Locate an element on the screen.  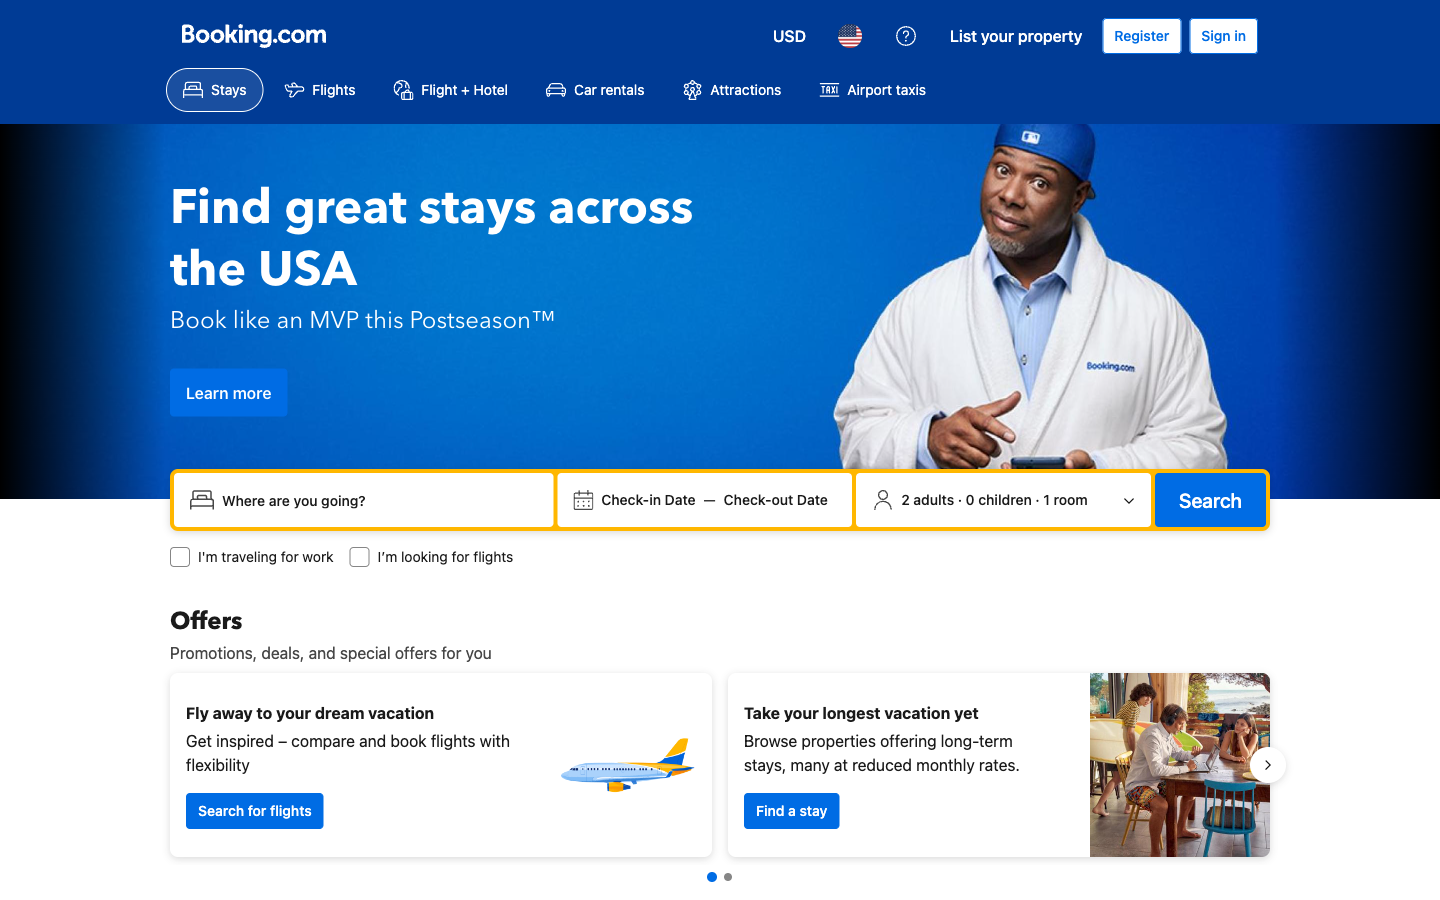
Begin the process of account registration is located at coordinates (1141, 35).